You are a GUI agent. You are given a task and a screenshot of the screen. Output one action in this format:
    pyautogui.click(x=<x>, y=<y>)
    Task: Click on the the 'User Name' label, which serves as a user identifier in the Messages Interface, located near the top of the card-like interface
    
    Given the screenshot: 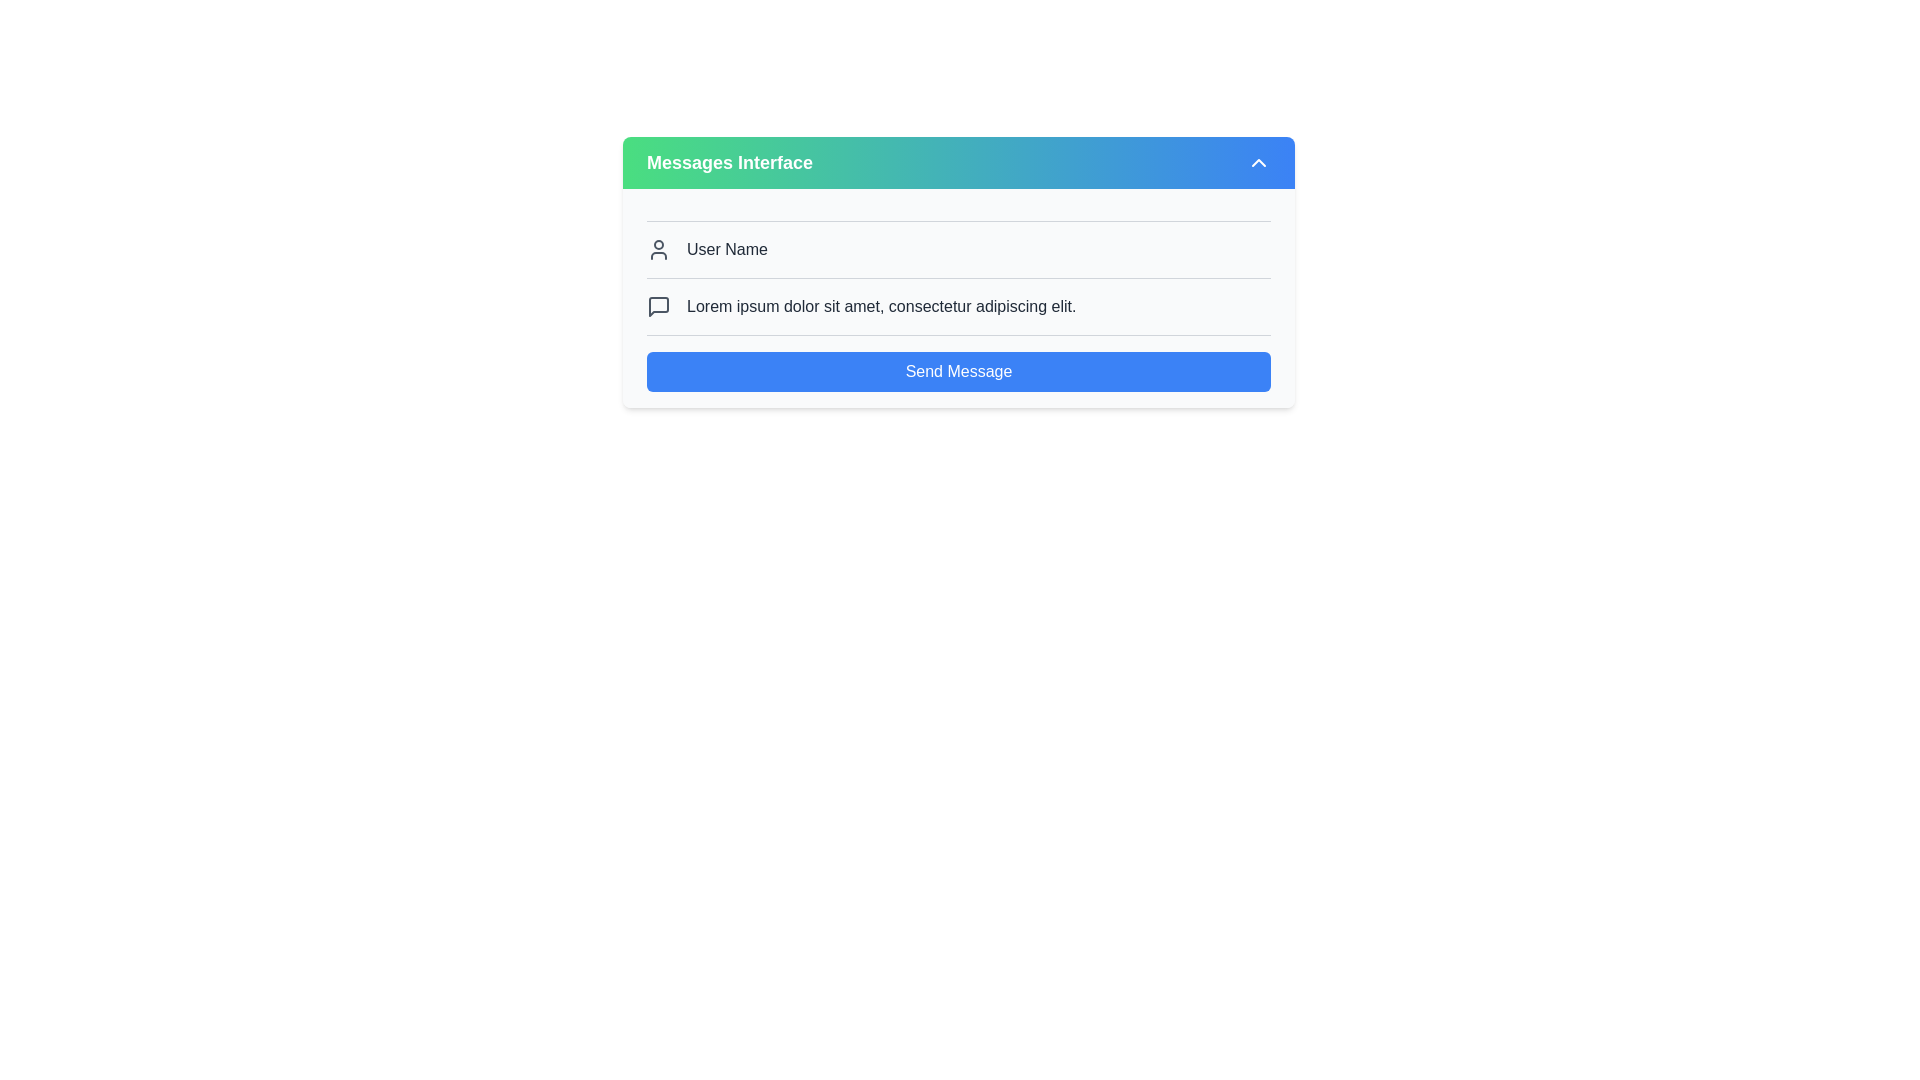 What is the action you would take?
    pyautogui.click(x=726, y=249)
    